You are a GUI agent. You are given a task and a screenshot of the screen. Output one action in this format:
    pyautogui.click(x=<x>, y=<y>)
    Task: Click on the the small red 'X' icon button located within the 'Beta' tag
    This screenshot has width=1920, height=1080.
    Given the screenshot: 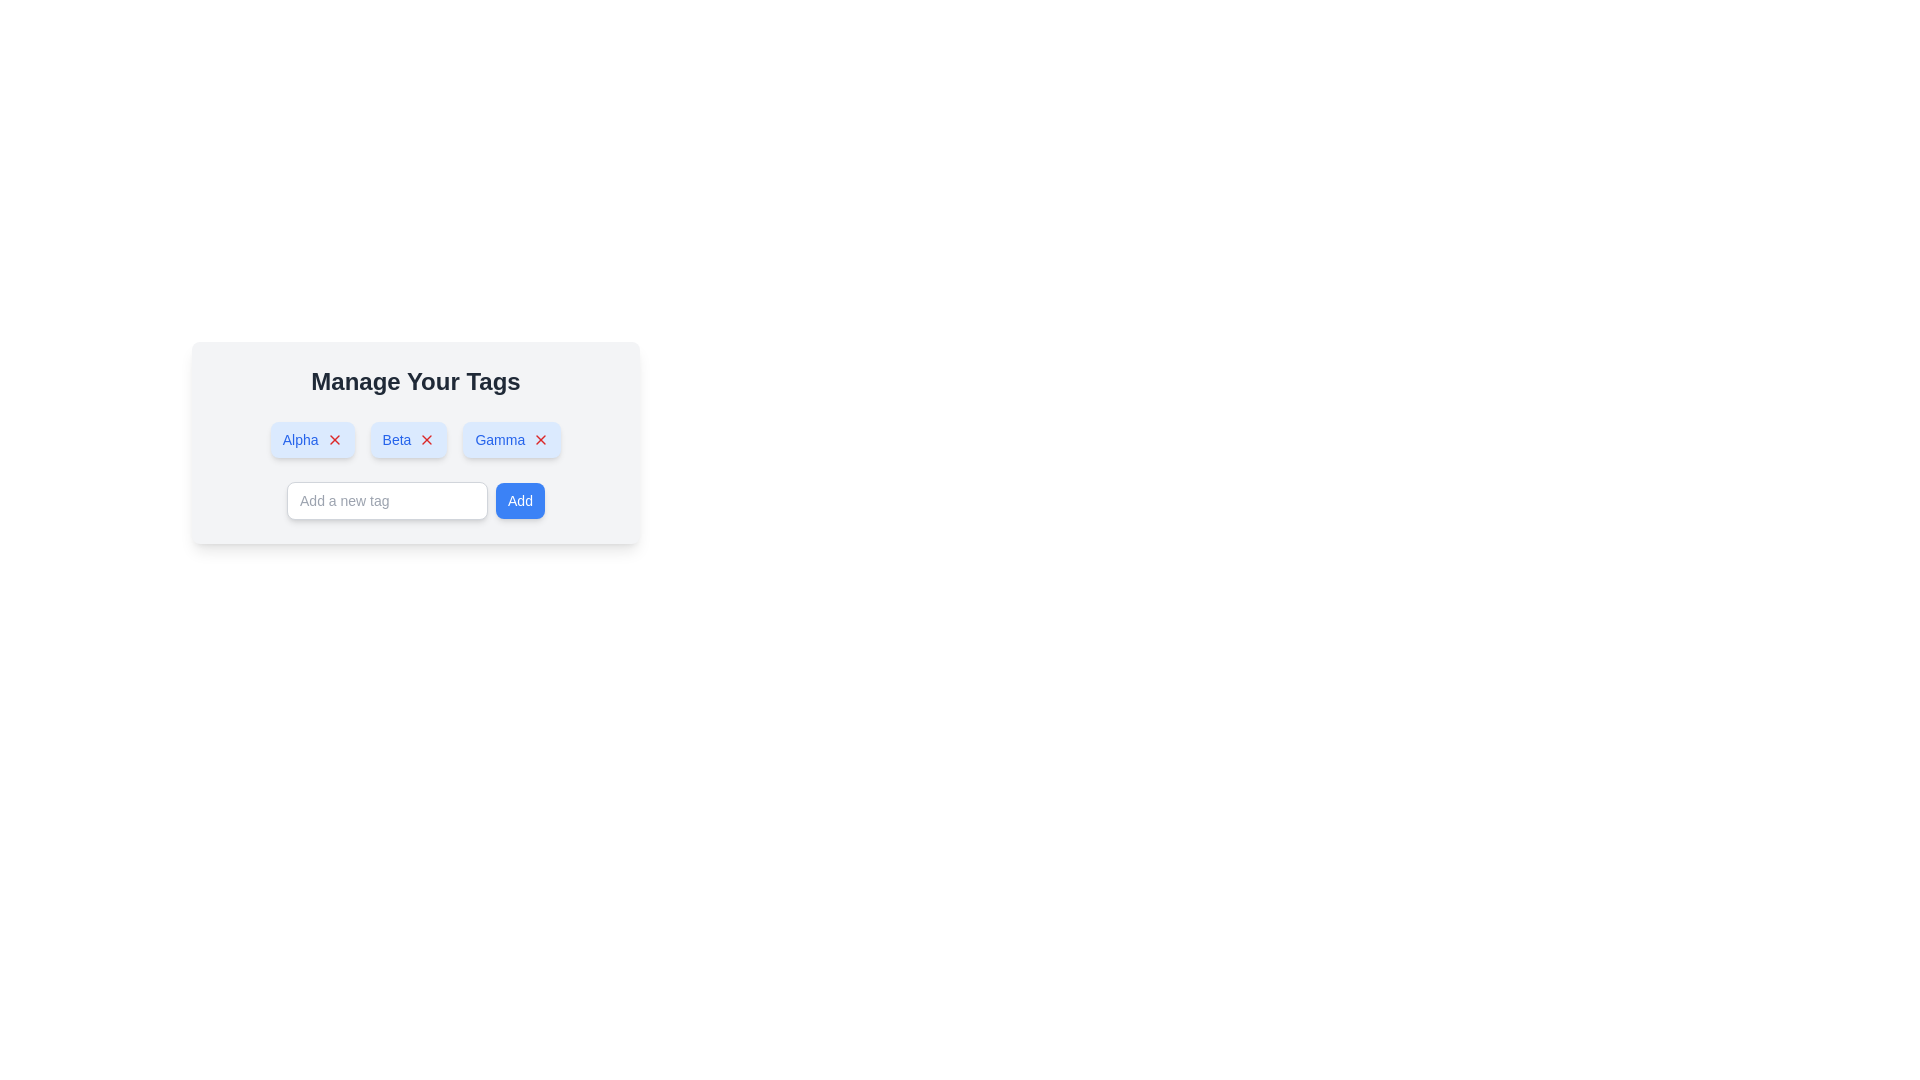 What is the action you would take?
    pyautogui.click(x=426, y=438)
    